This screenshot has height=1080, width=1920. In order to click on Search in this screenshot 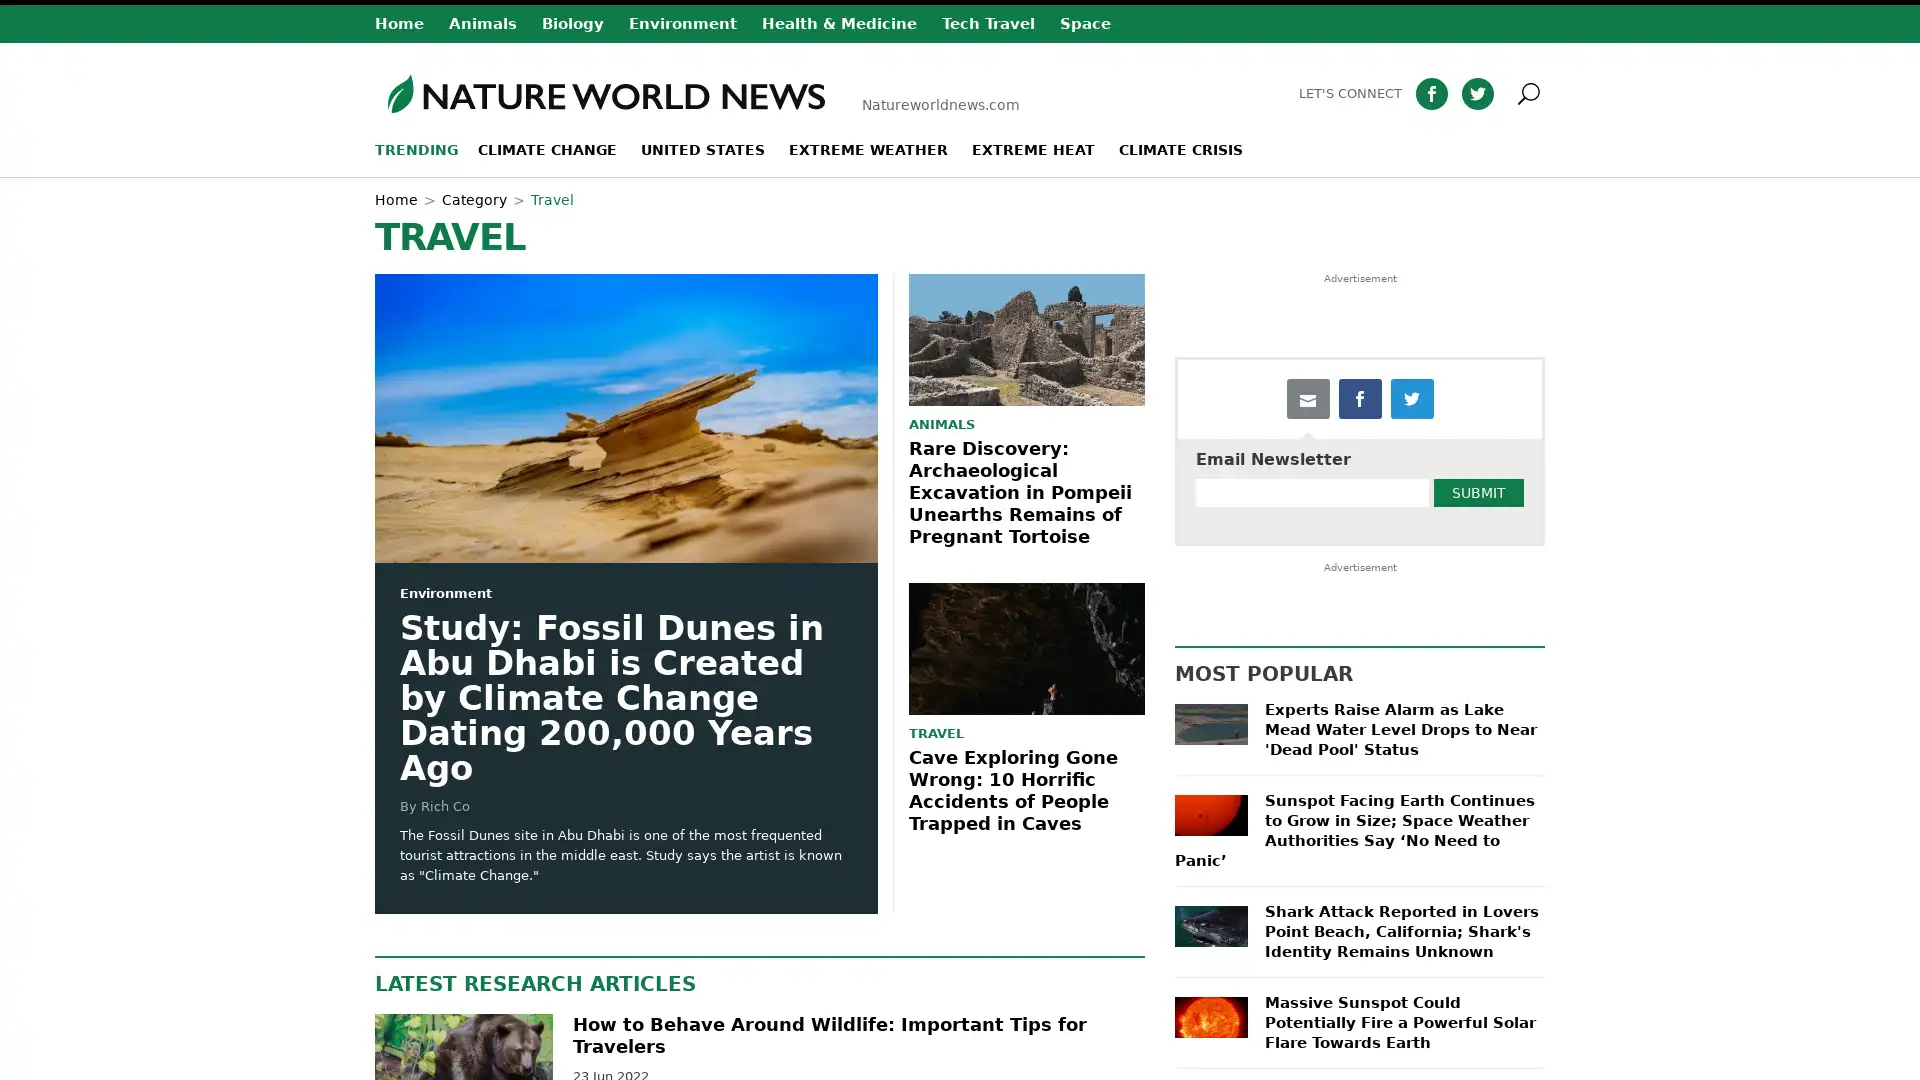, I will do `click(1557, 92)`.